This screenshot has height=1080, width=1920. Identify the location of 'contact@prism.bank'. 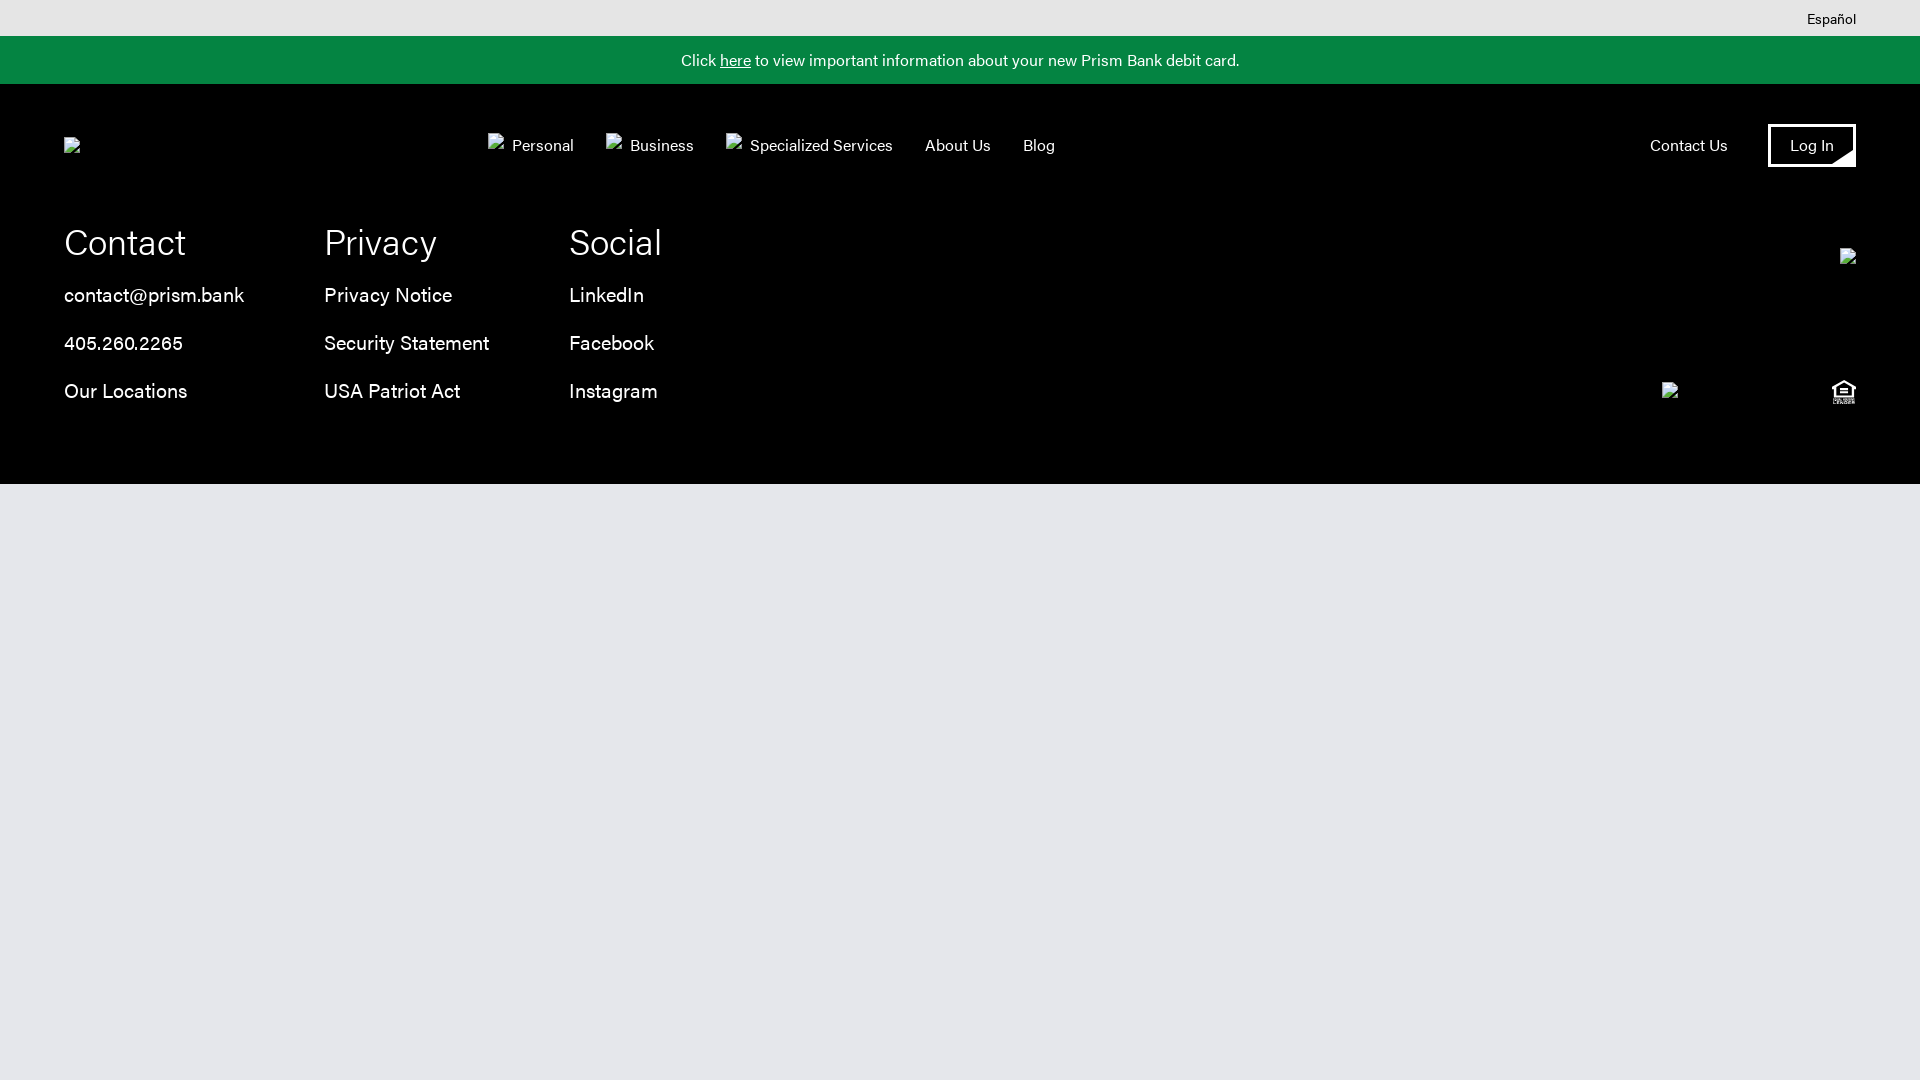
(63, 293).